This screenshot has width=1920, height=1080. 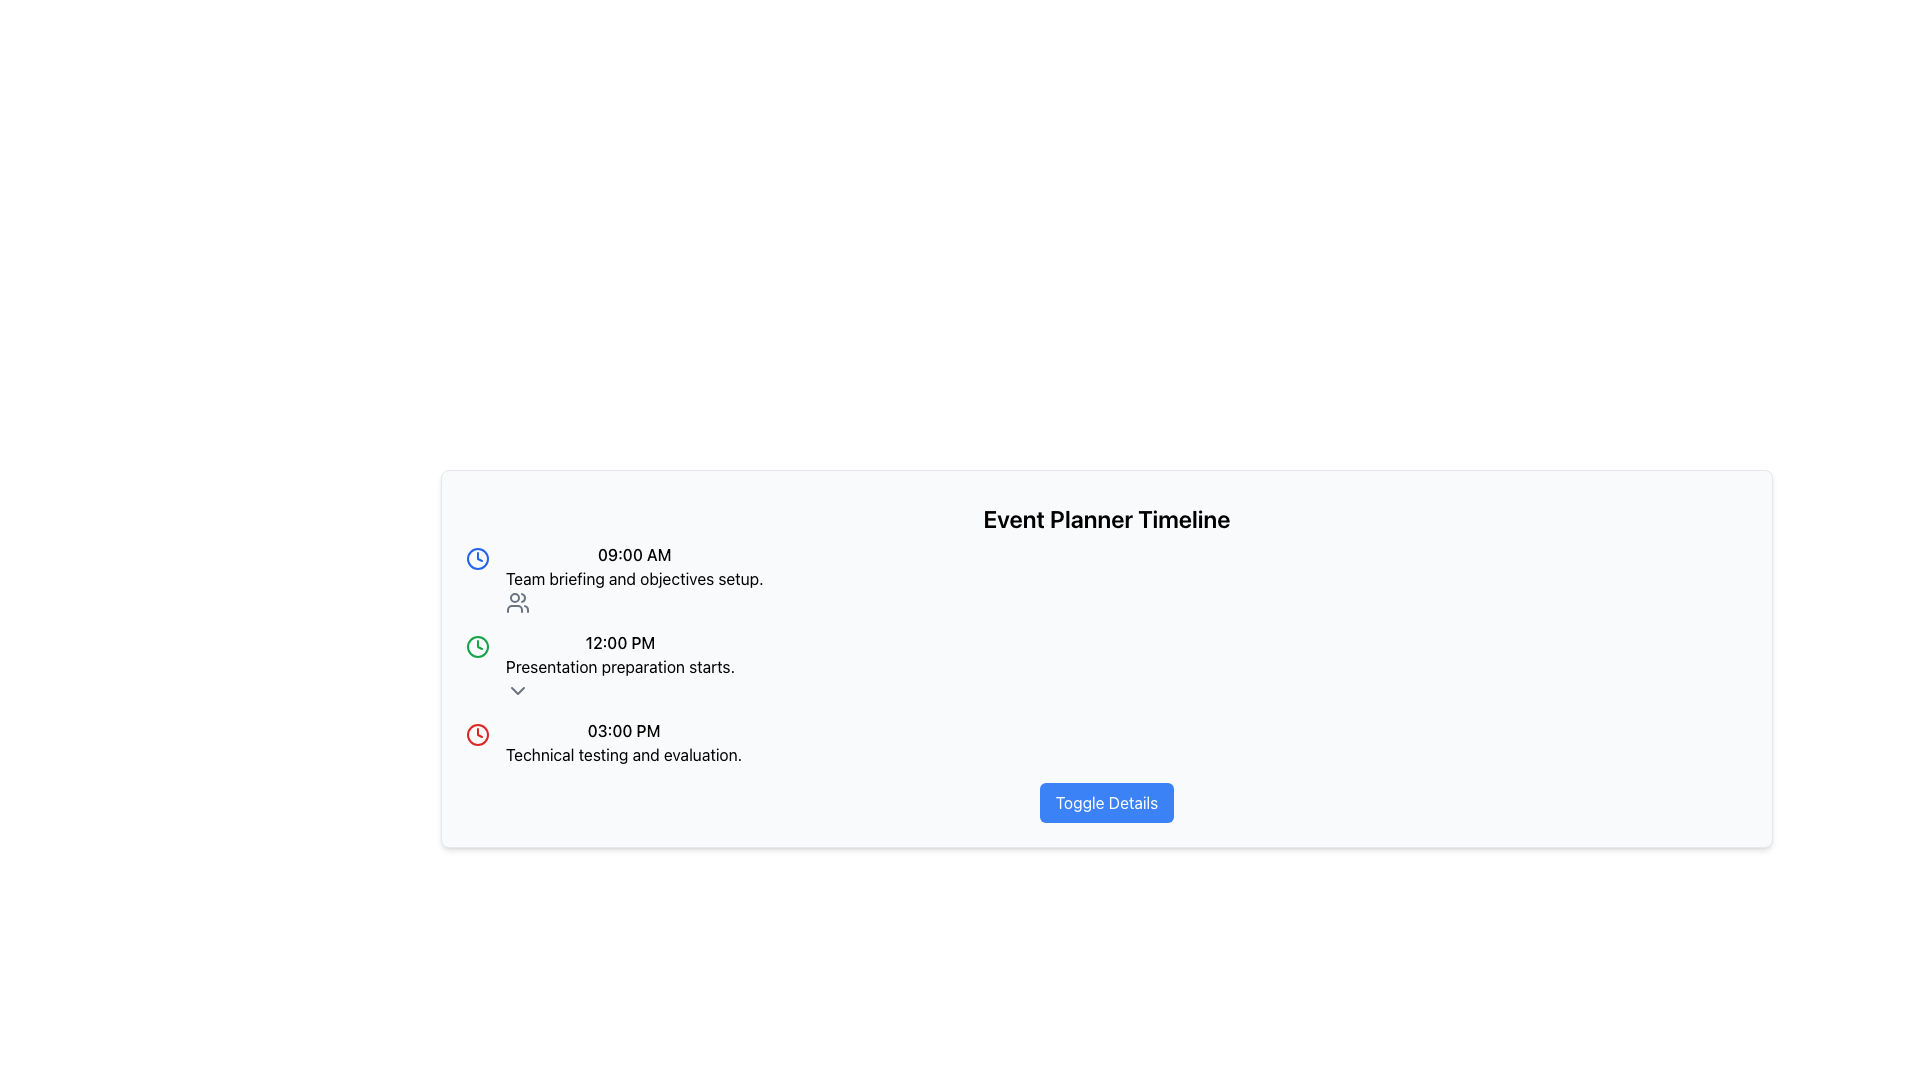 What do you see at coordinates (633, 578) in the screenshot?
I see `the Text Block element displaying '09:00 AM' and 'Team briefing and objectives setup.' positioned under the 'Event Planner Timeline'` at bounding box center [633, 578].